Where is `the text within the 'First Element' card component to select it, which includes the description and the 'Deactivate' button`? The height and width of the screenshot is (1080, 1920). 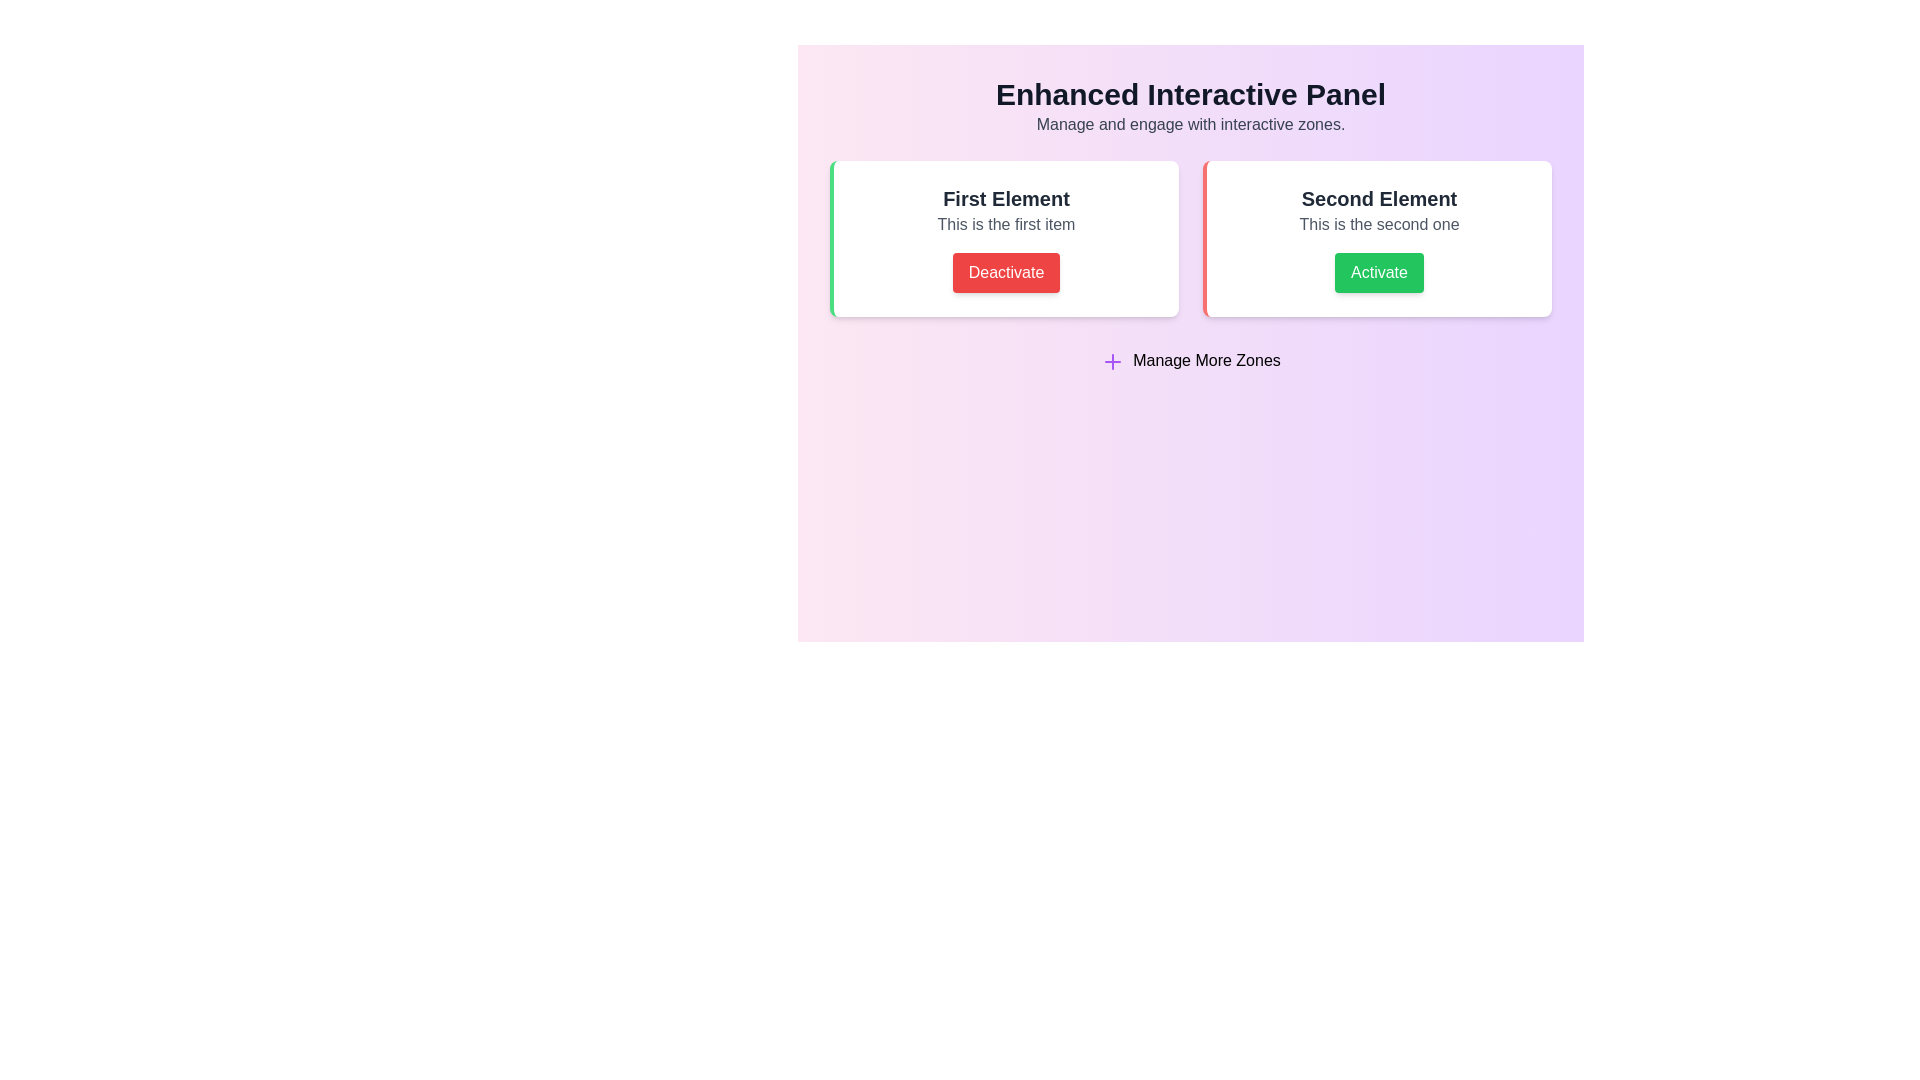
the text within the 'First Element' card component to select it, which includes the description and the 'Deactivate' button is located at coordinates (1004, 238).